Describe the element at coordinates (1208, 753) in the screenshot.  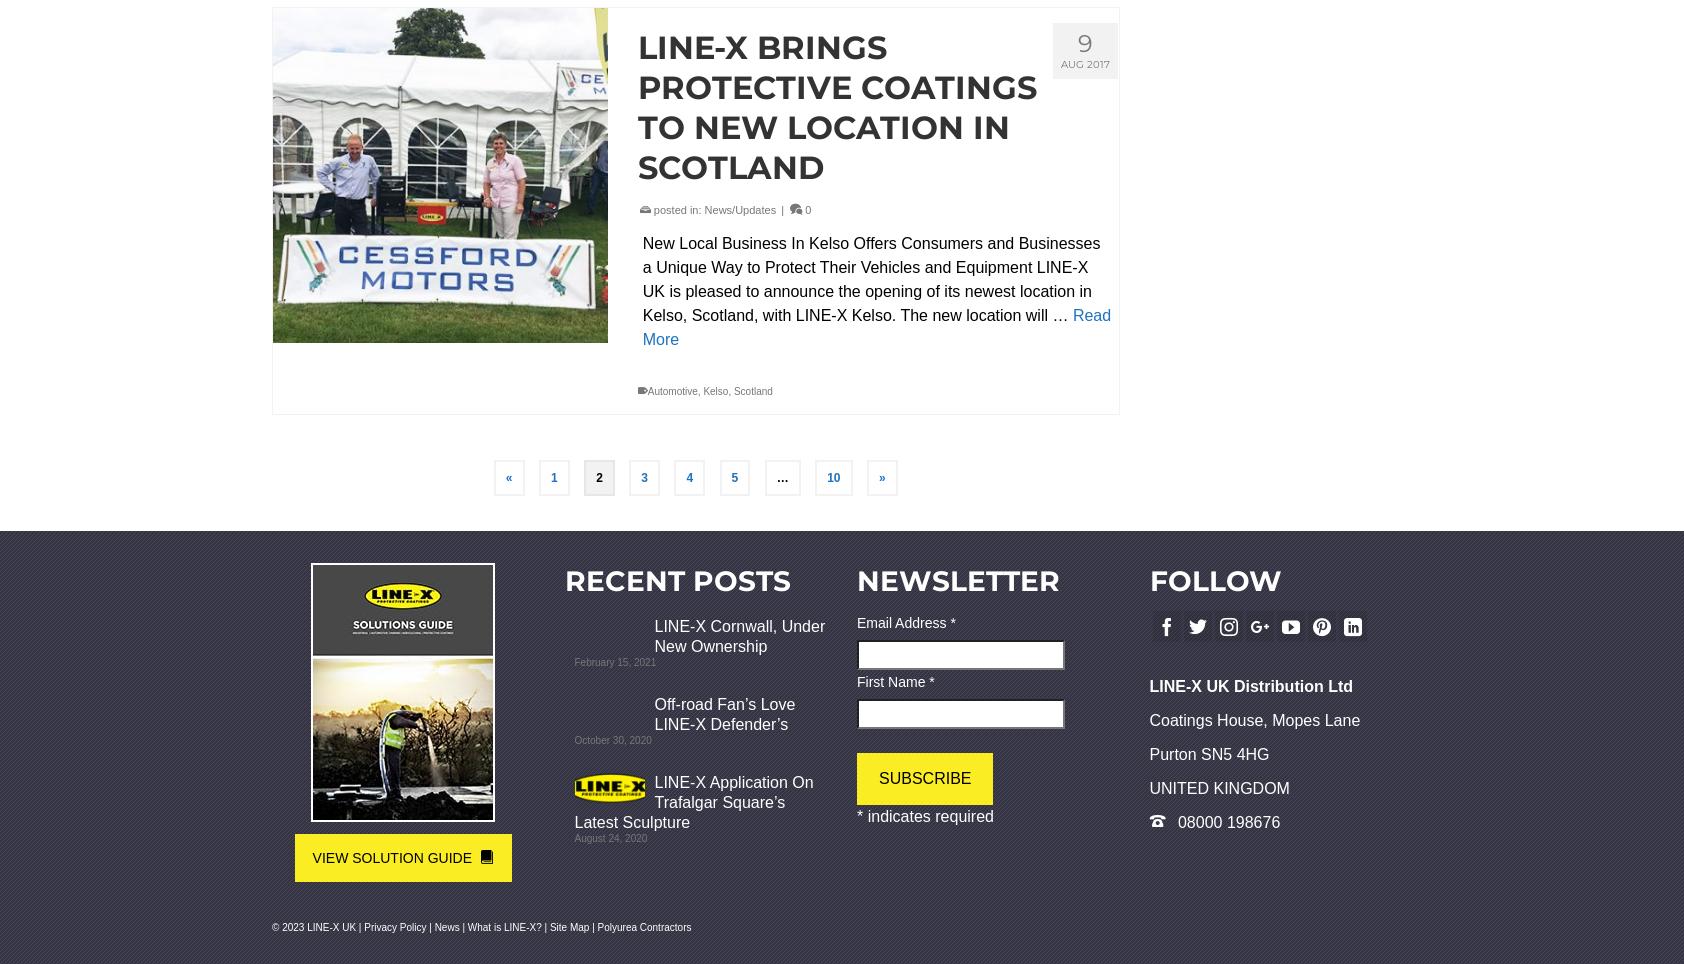
I see `'Purton SN5 4HG'` at that location.